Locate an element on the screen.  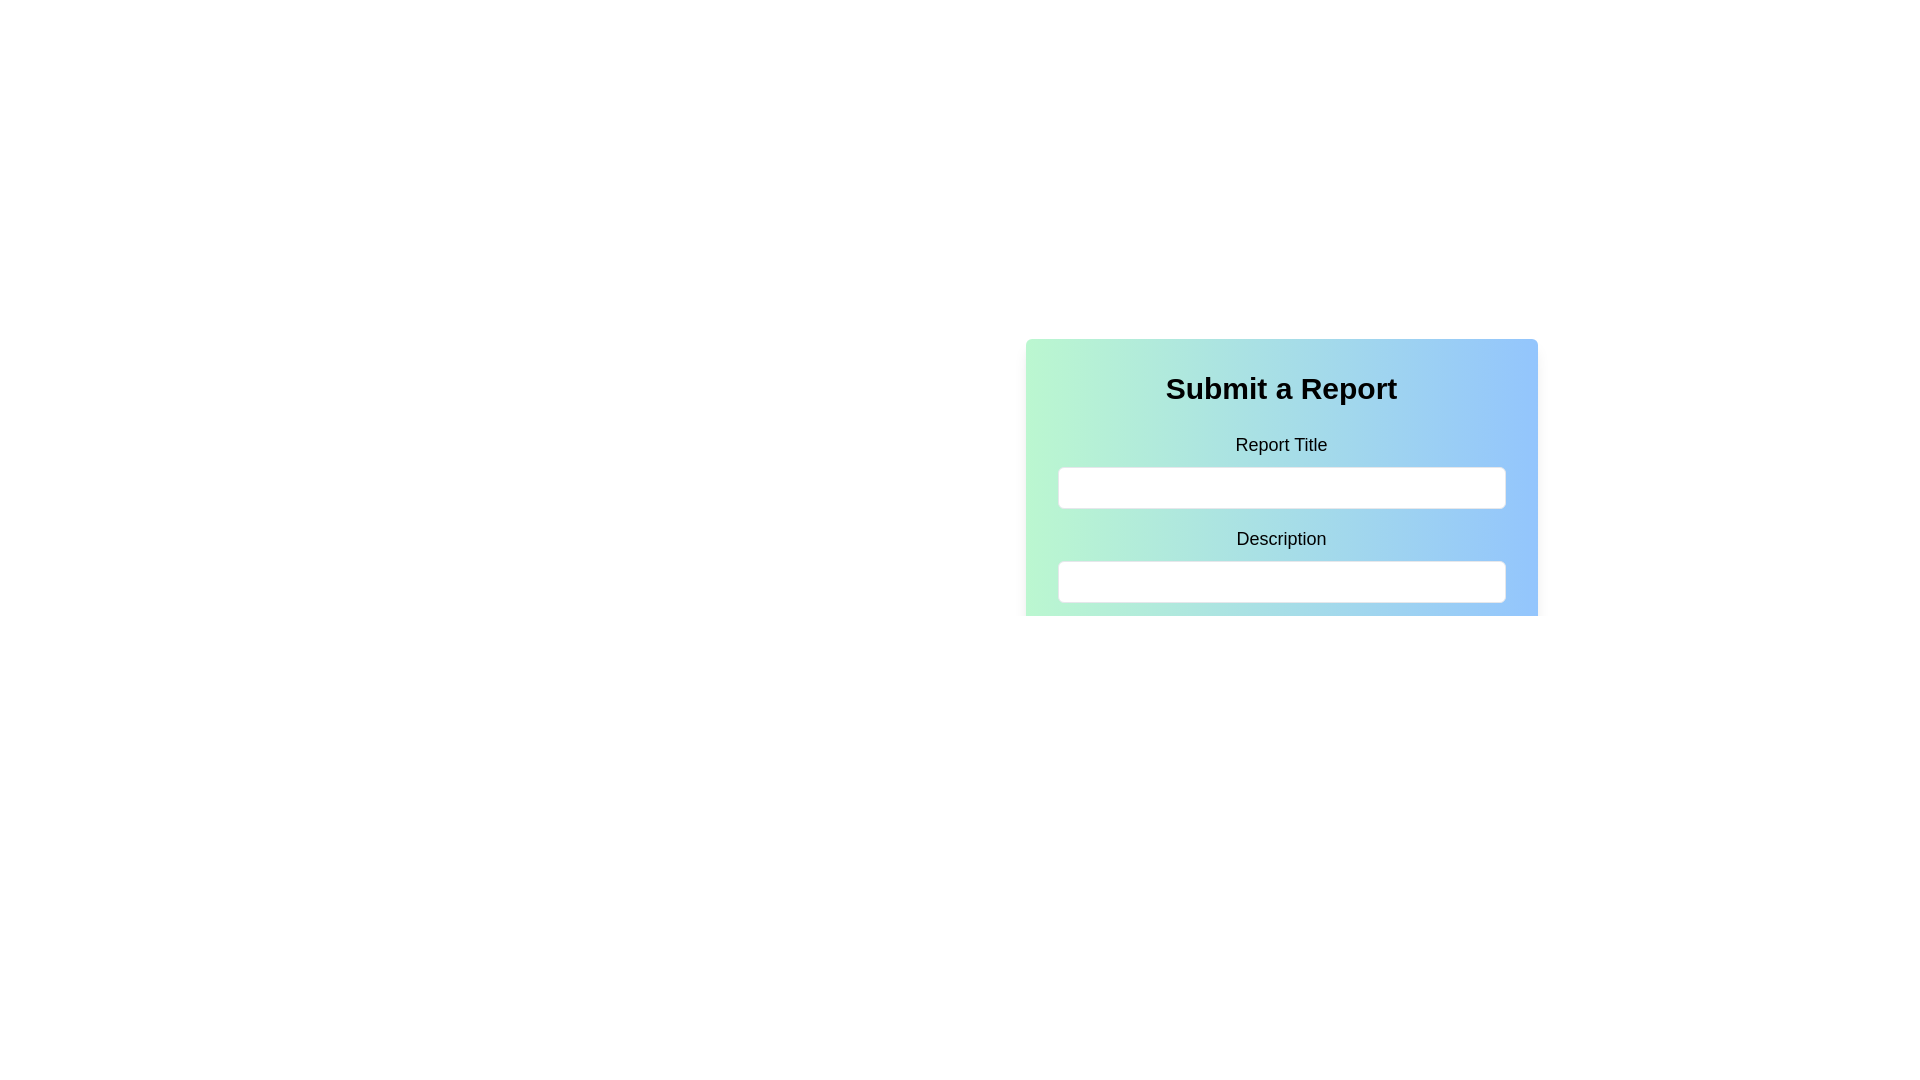
the 'Description' text input box located beneath the 'Report Title' section of the form, which is the second labeled input field in the interface is located at coordinates (1281, 563).